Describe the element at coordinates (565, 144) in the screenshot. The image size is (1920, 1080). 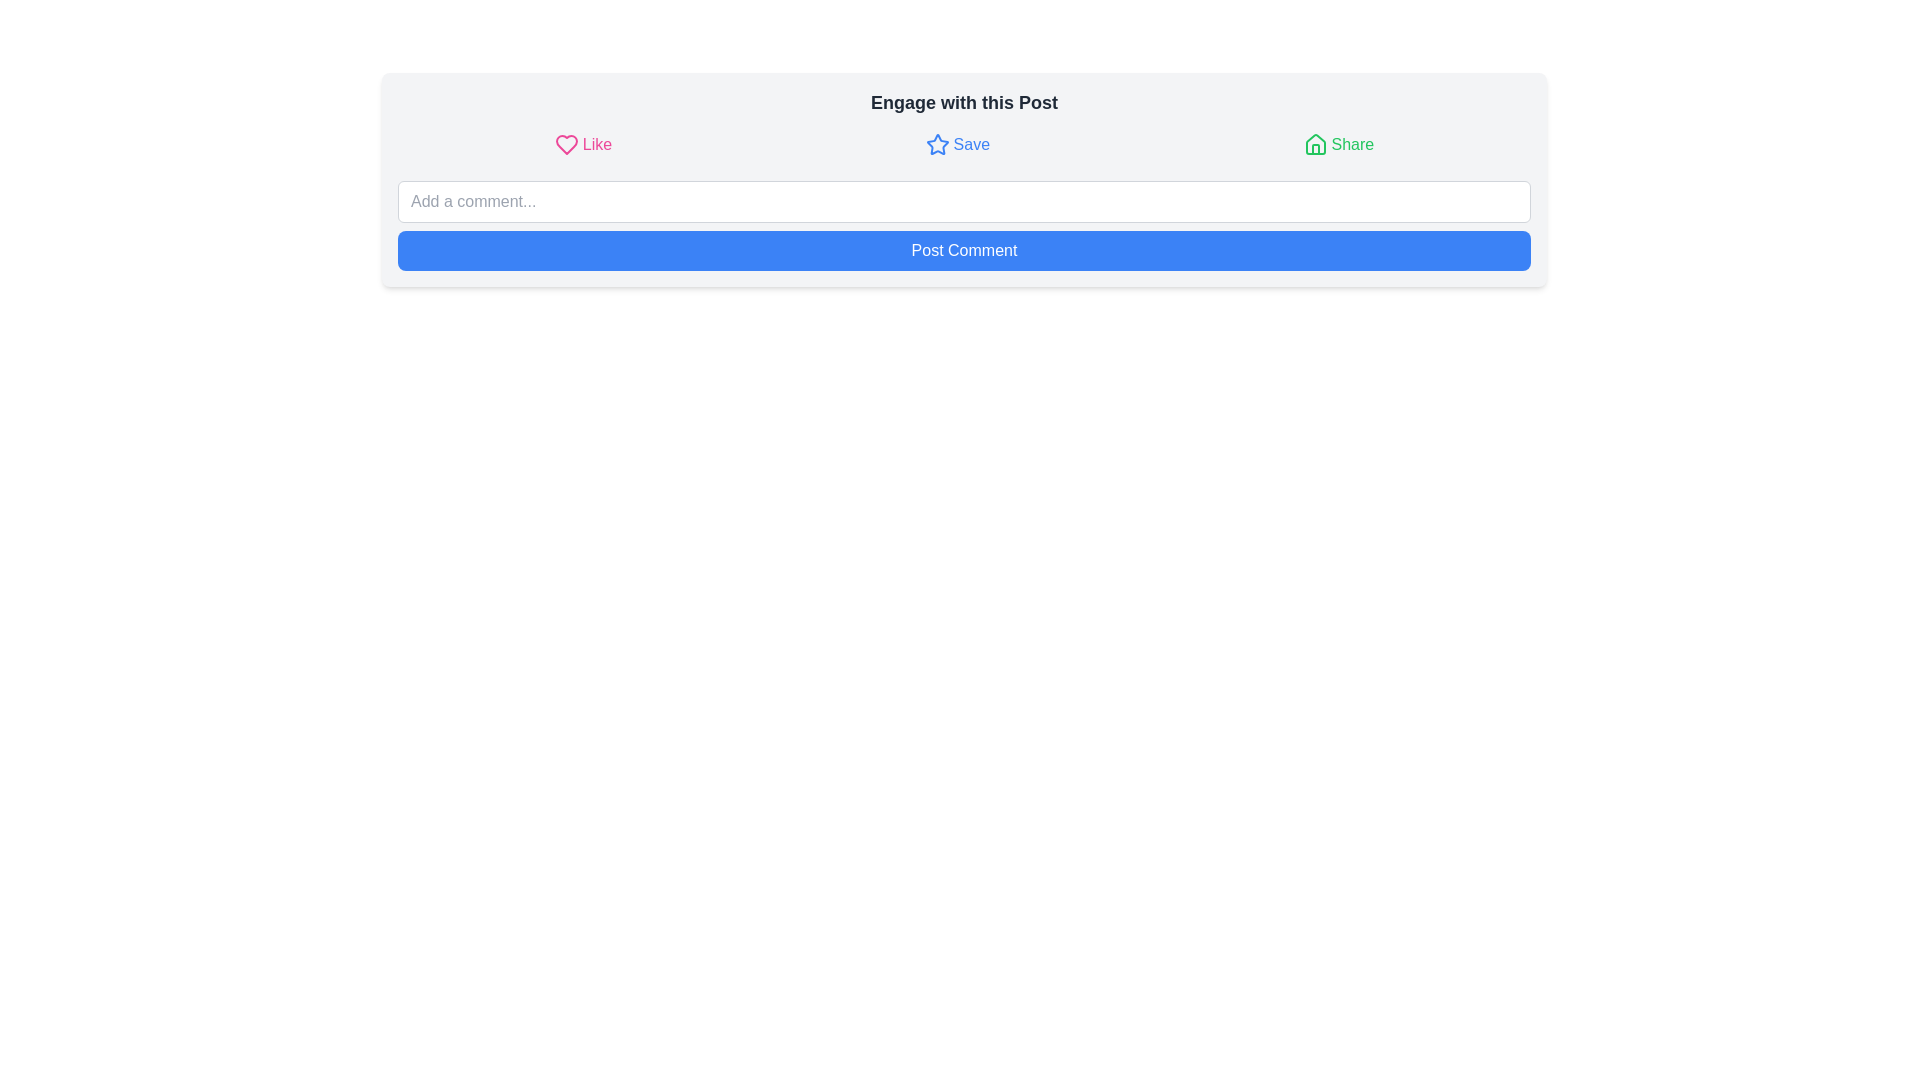
I see `the heart-shaped icon with a pink fill, located to the left of the text 'Like'` at that location.